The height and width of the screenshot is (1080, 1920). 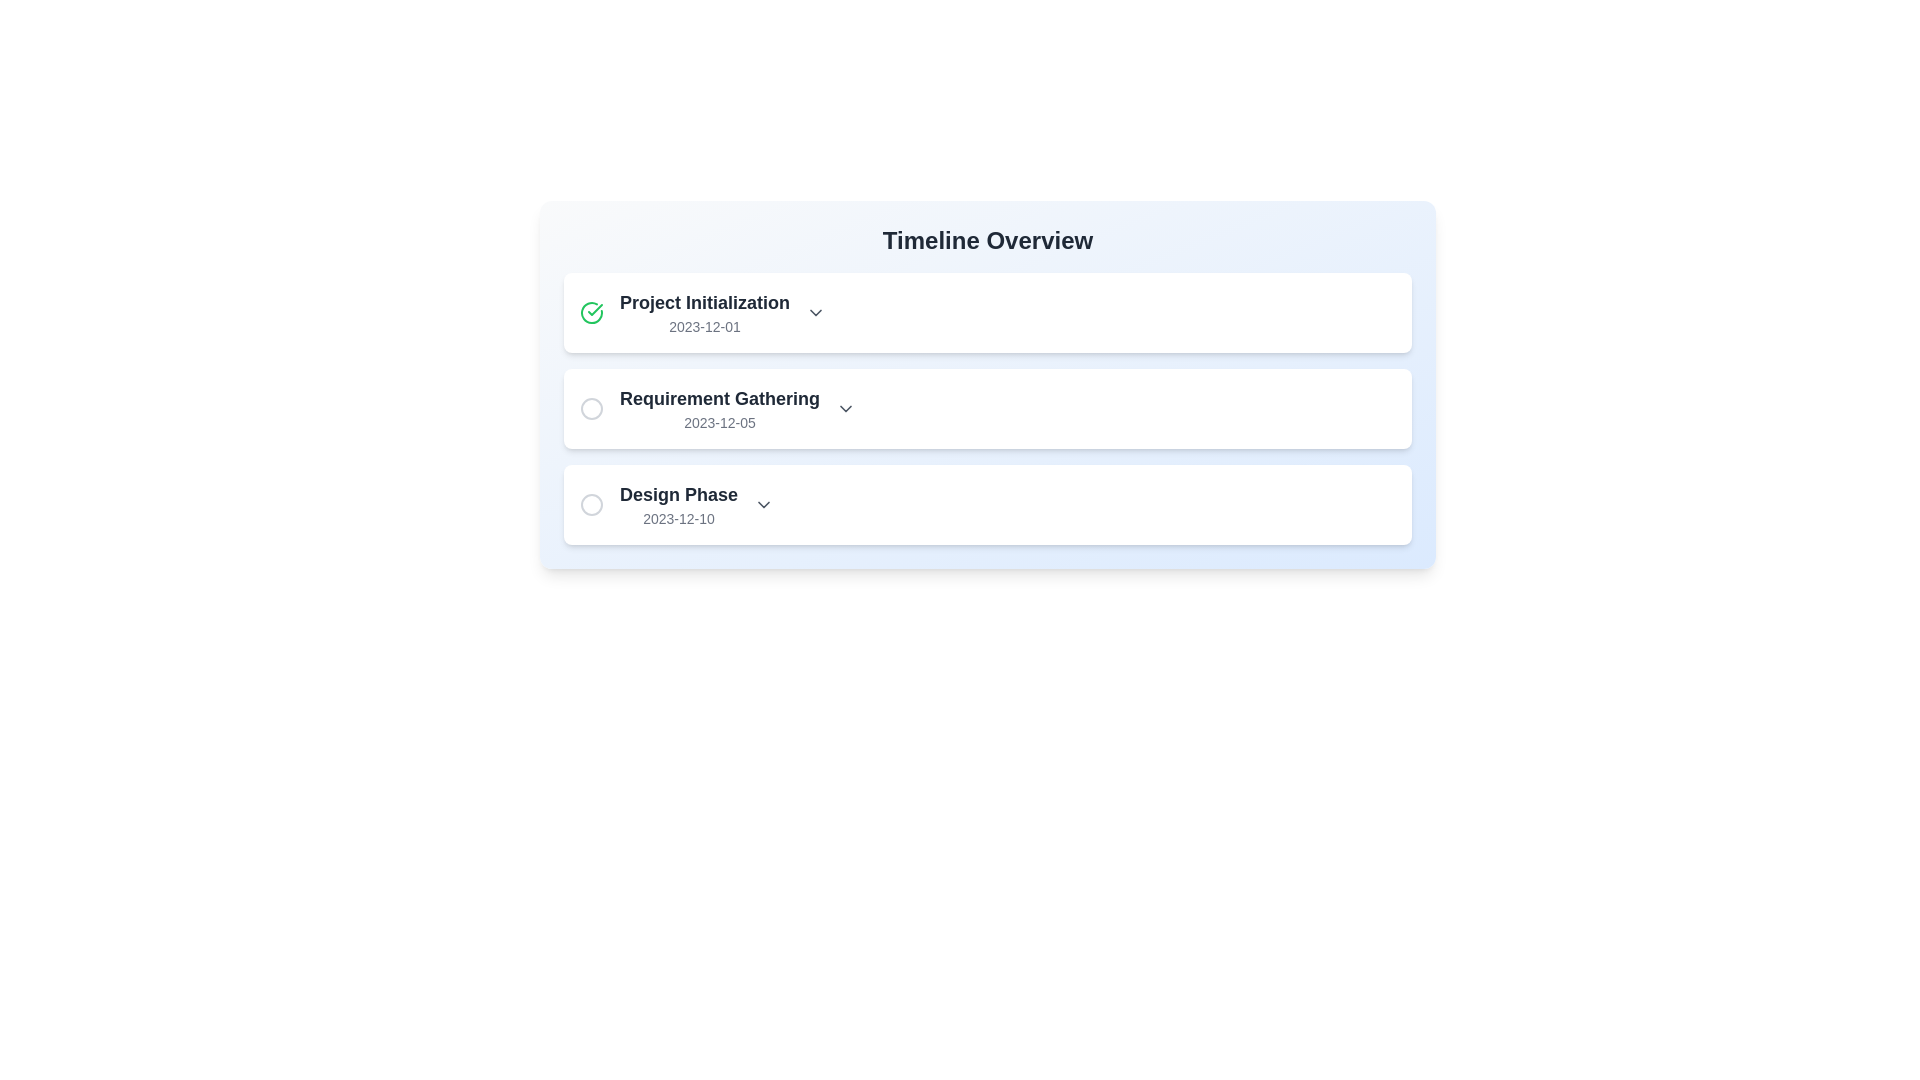 I want to click on the second list item, so click(x=720, y=407).